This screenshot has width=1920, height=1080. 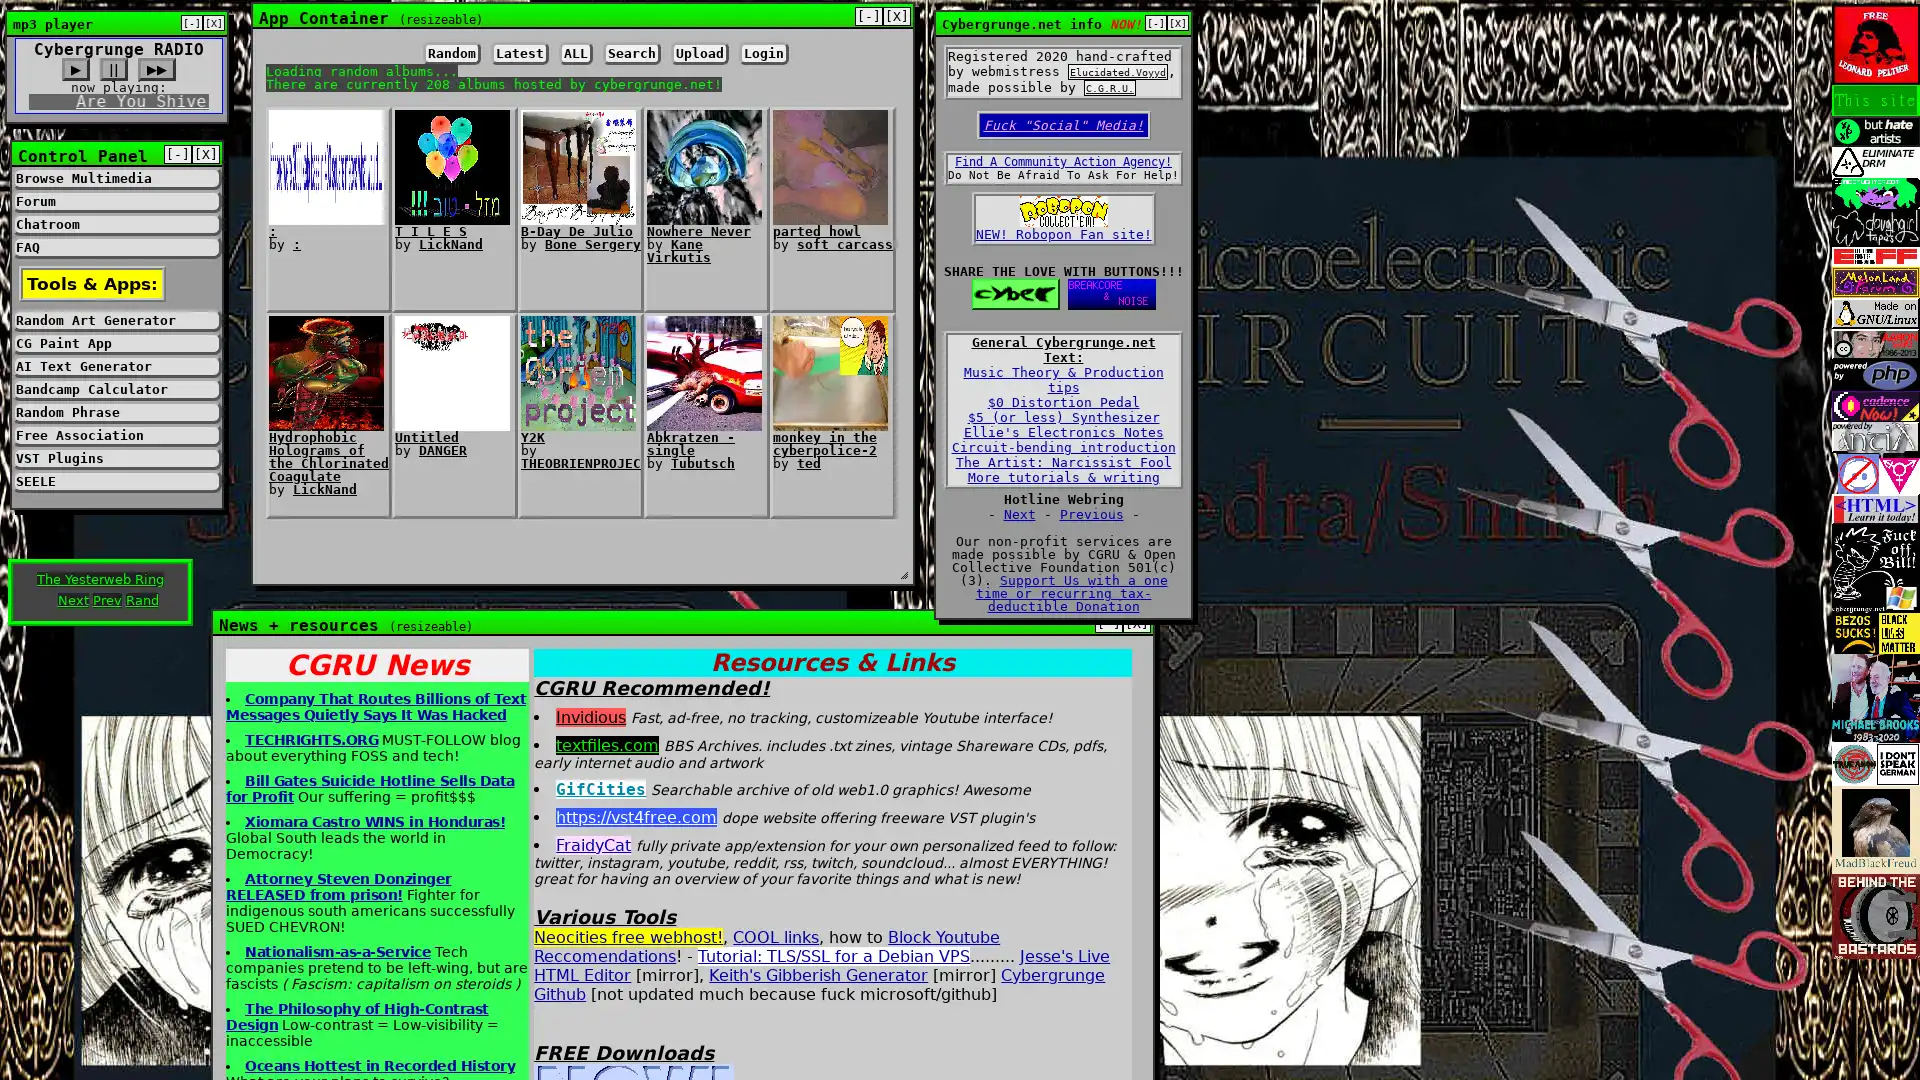 I want to click on [-], so click(x=1107, y=622).